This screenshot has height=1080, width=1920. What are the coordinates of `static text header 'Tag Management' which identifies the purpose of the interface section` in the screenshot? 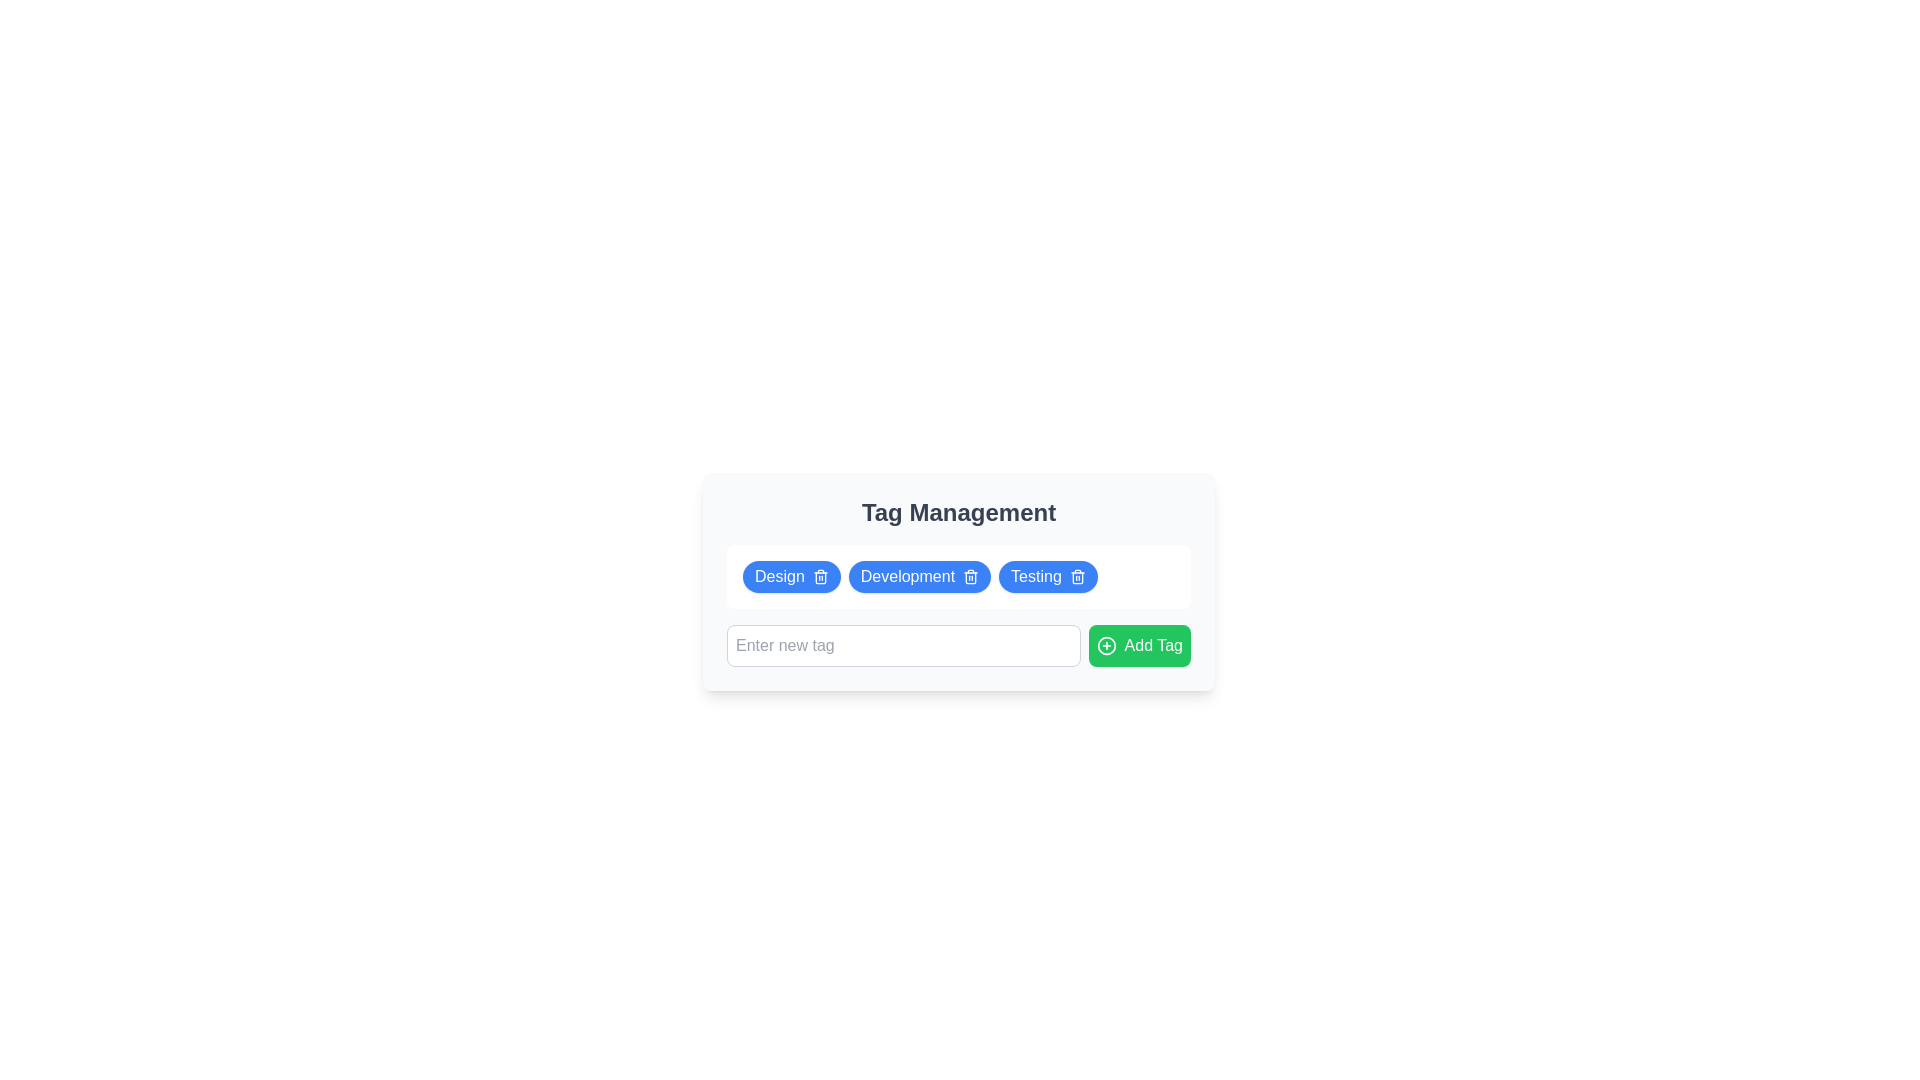 It's located at (958, 512).